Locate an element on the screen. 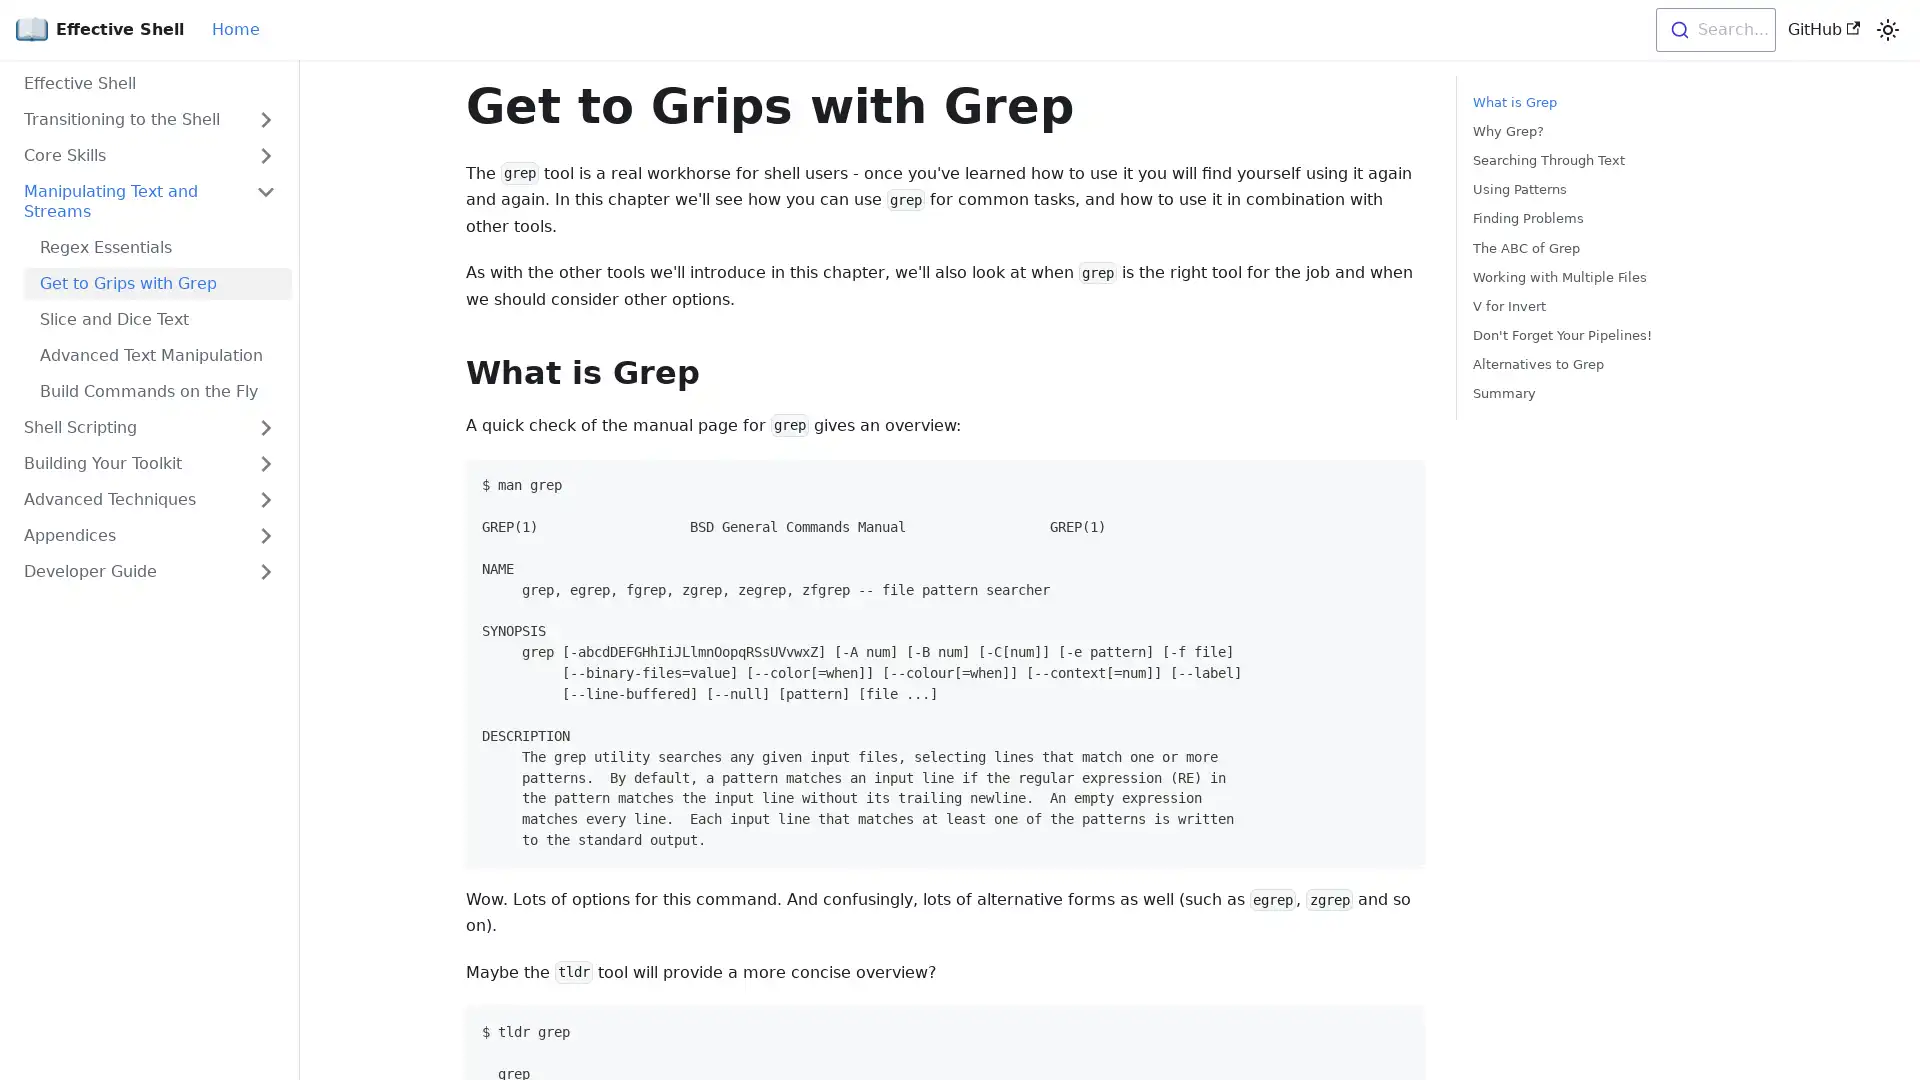 This screenshot has width=1920, height=1080. Search... is located at coordinates (1713, 30).